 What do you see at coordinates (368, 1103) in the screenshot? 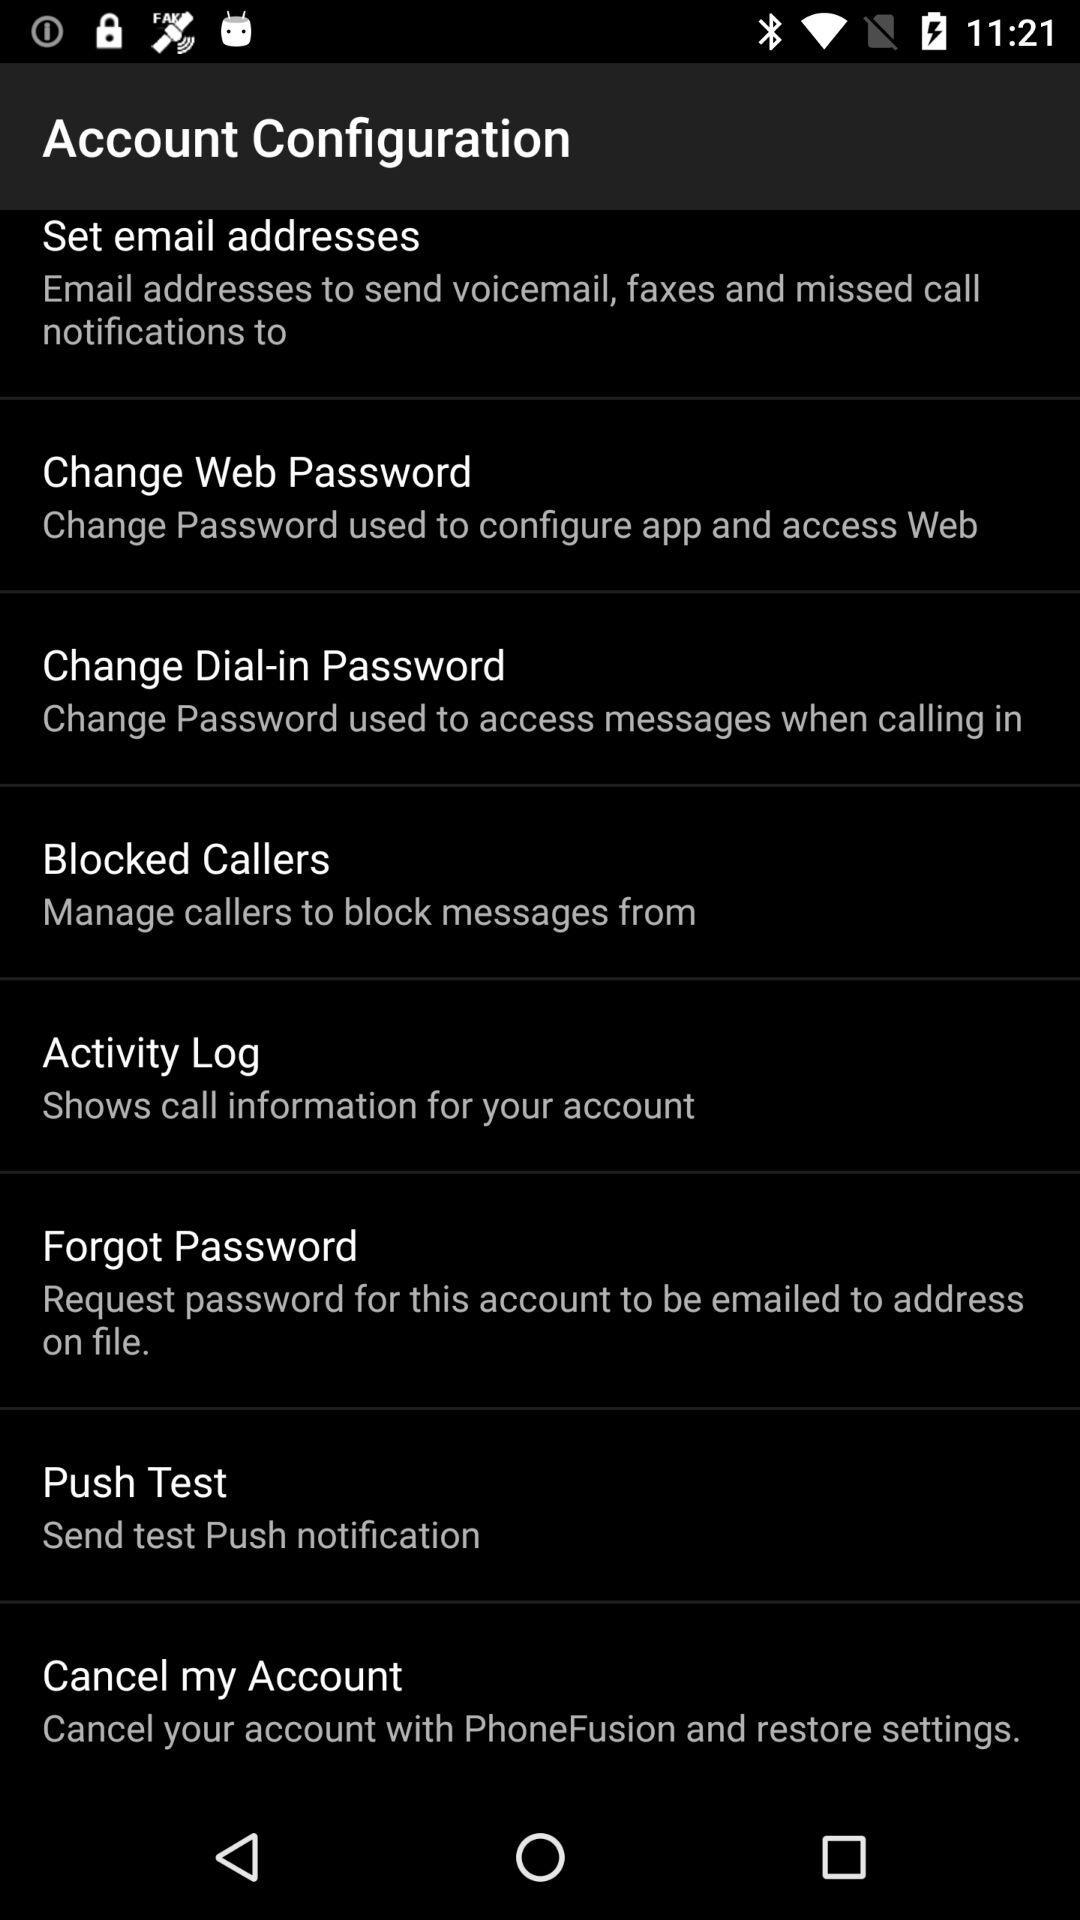
I see `item below activity log icon` at bounding box center [368, 1103].